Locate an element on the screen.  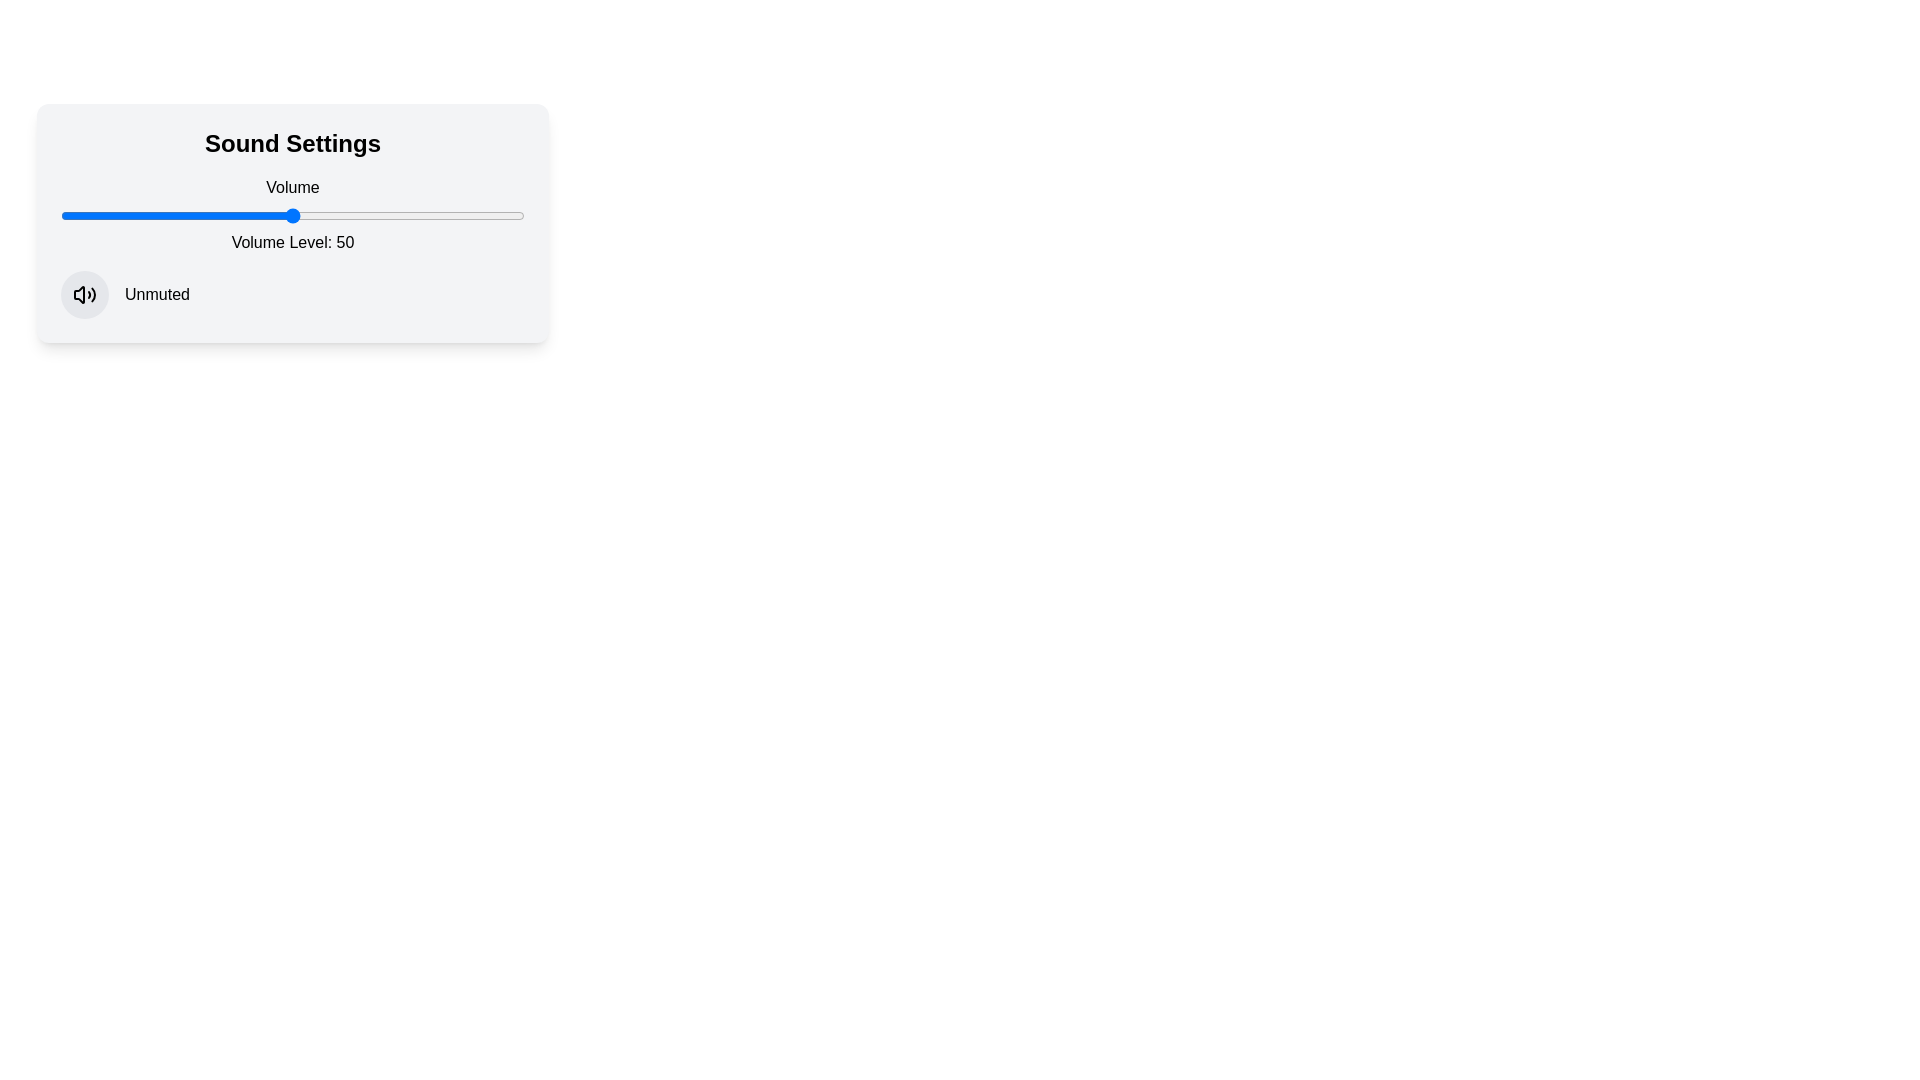
the volume is located at coordinates (250, 216).